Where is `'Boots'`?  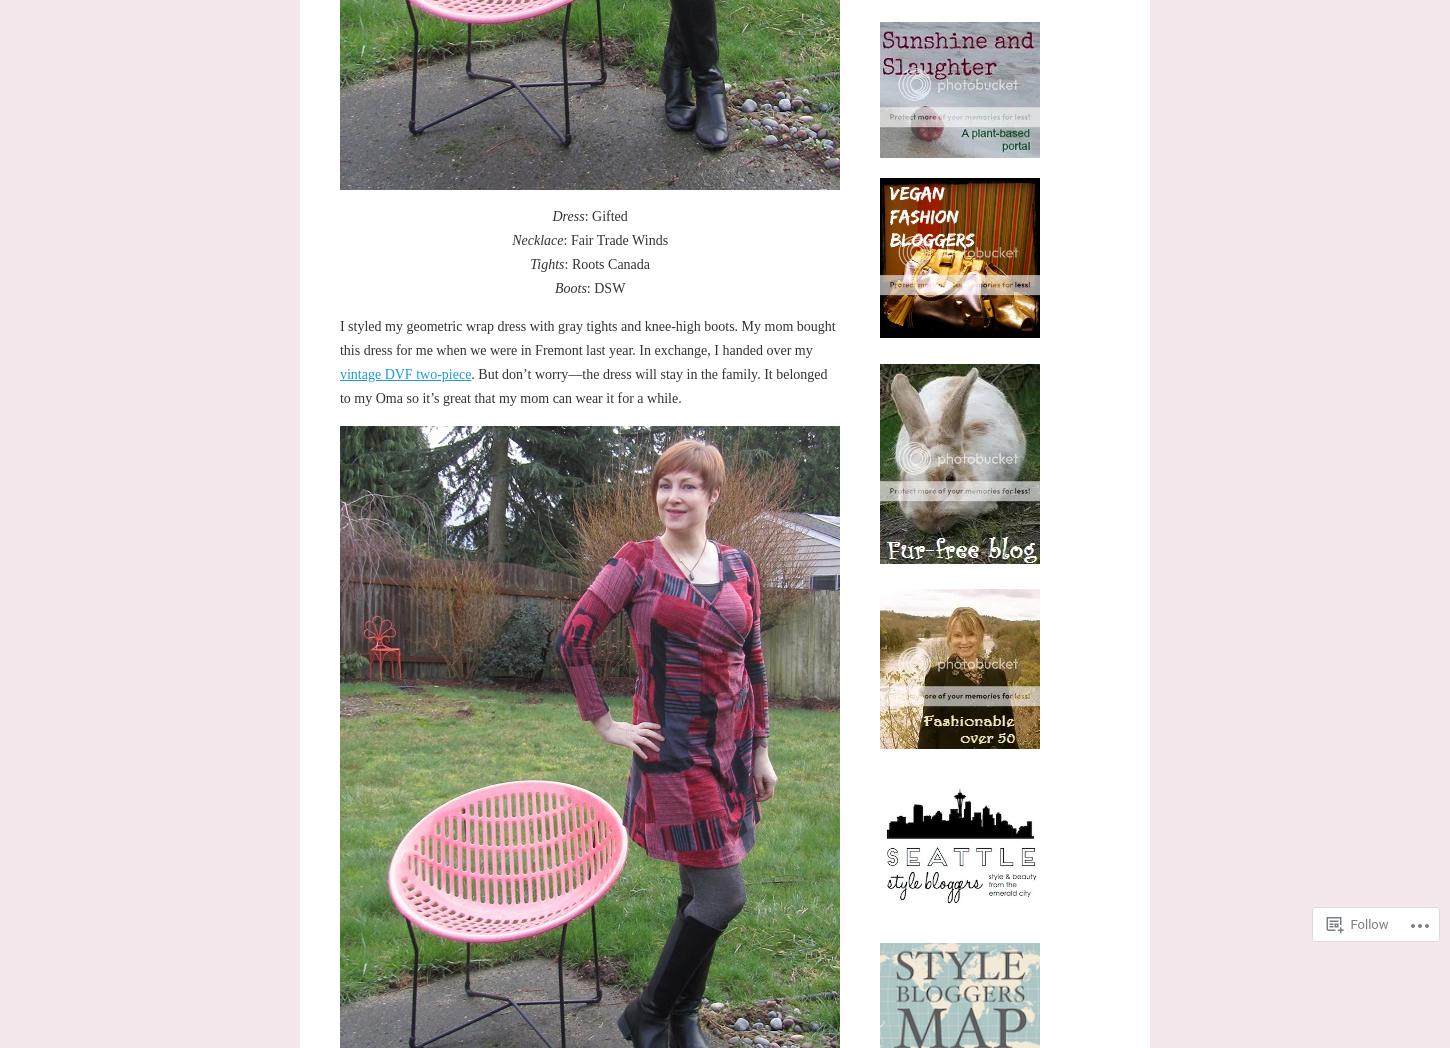
'Boots' is located at coordinates (569, 286).